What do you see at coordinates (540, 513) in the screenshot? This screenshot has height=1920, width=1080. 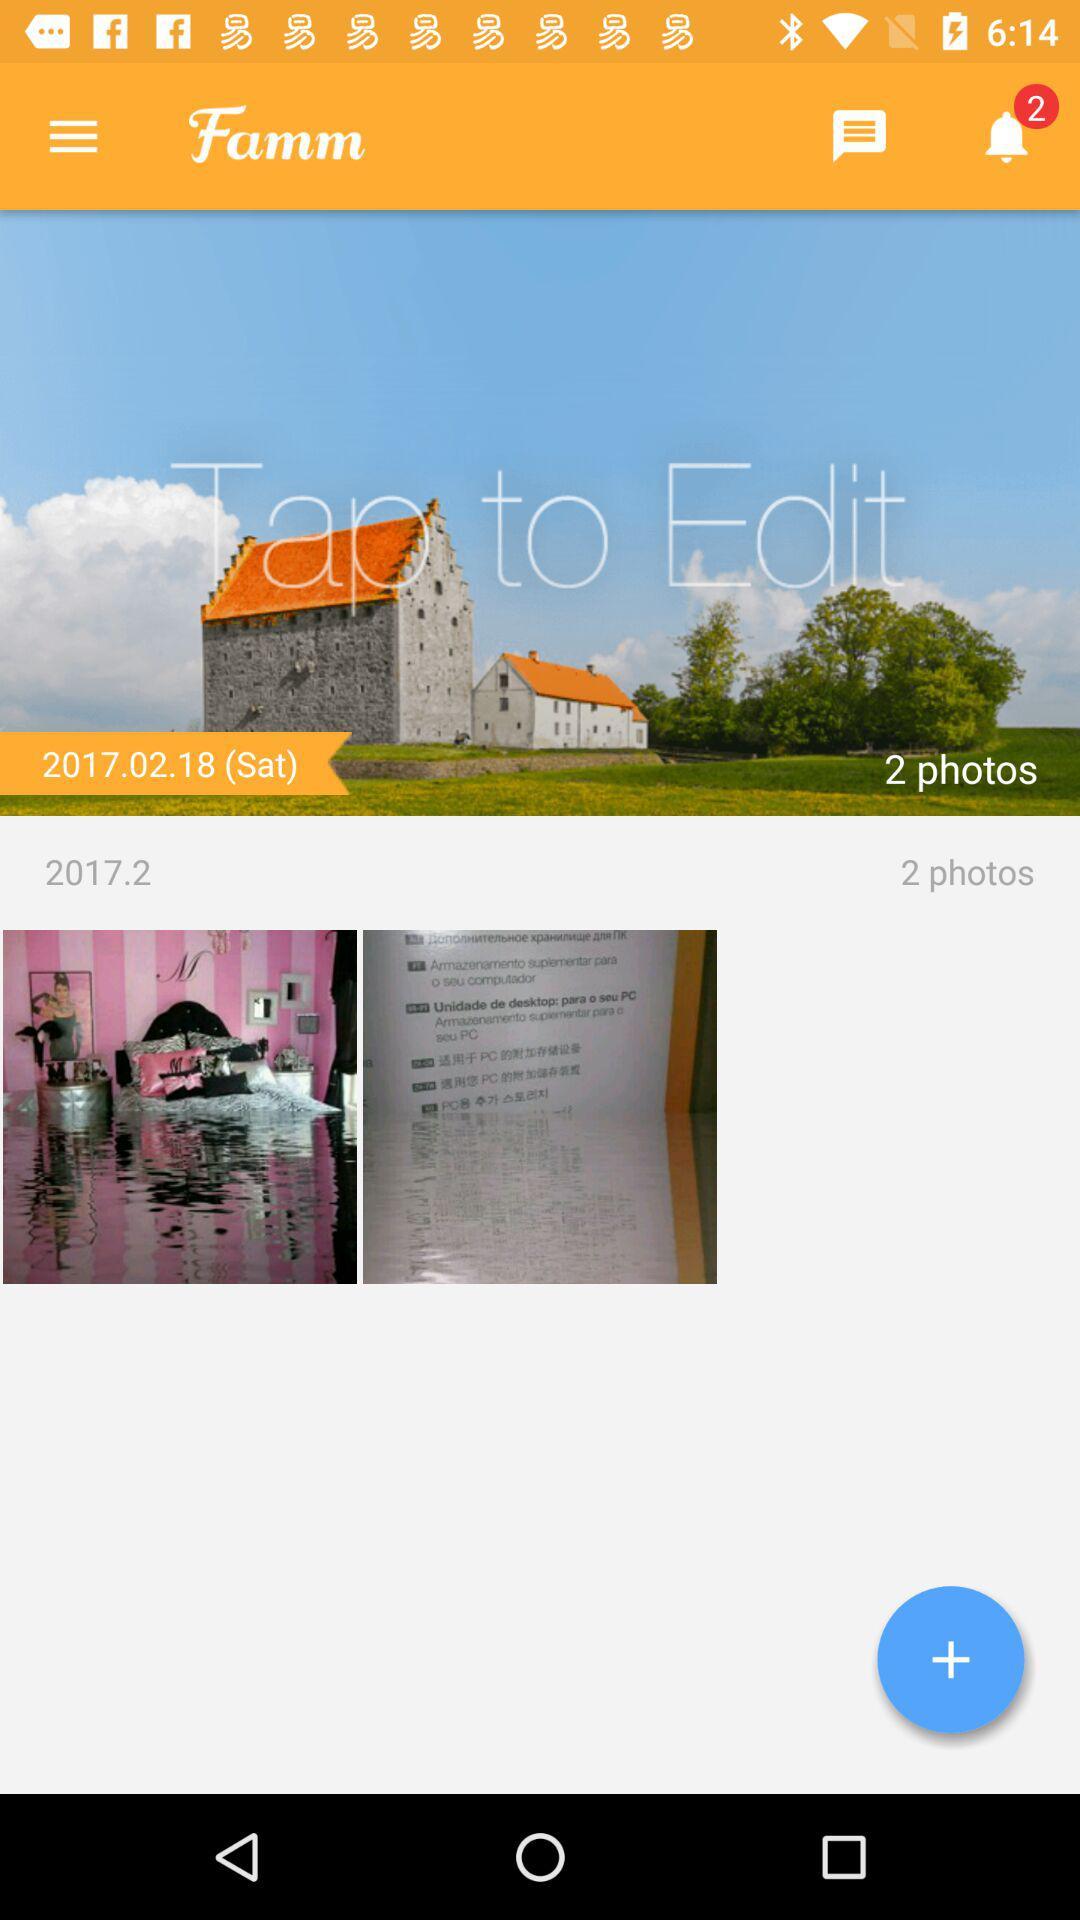 I see `icon above the 2017.2 item` at bounding box center [540, 513].